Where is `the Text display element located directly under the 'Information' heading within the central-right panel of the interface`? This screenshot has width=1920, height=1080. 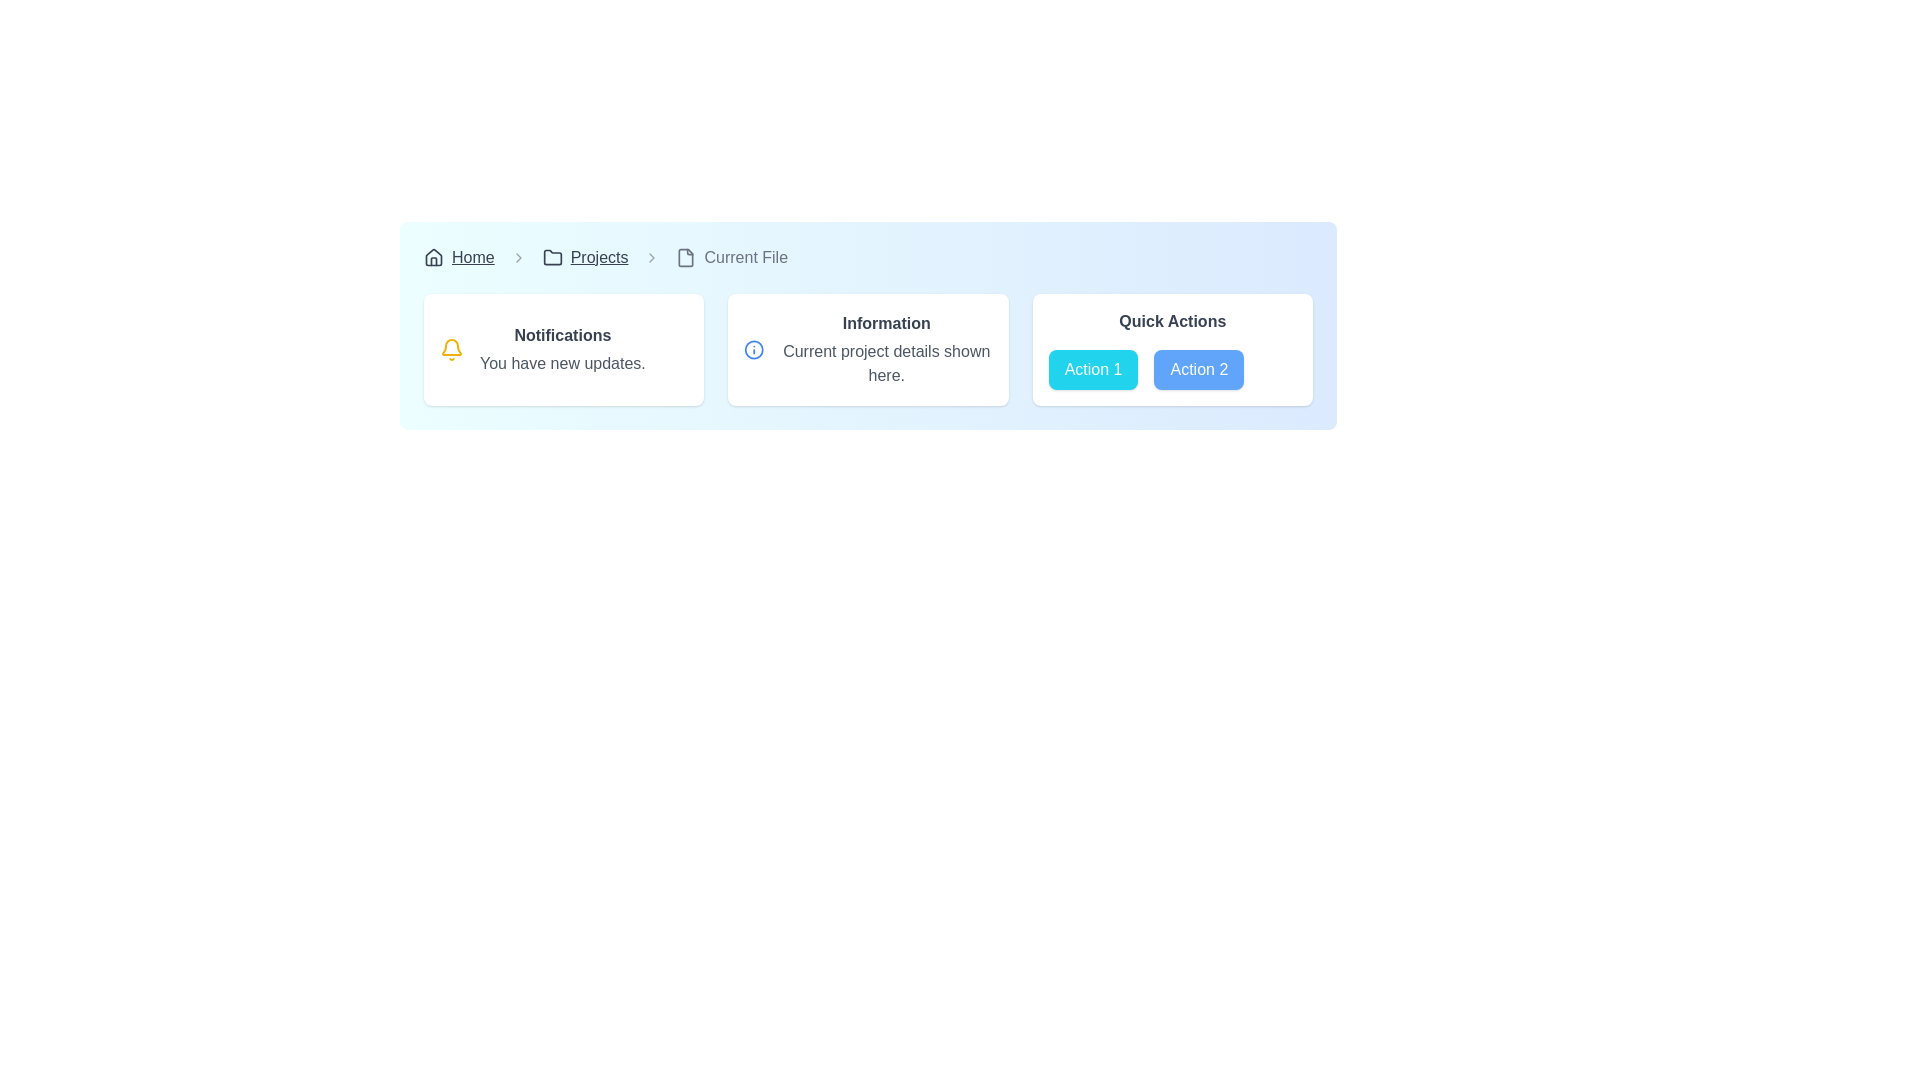
the Text display element located directly under the 'Information' heading within the central-right panel of the interface is located at coordinates (885, 363).